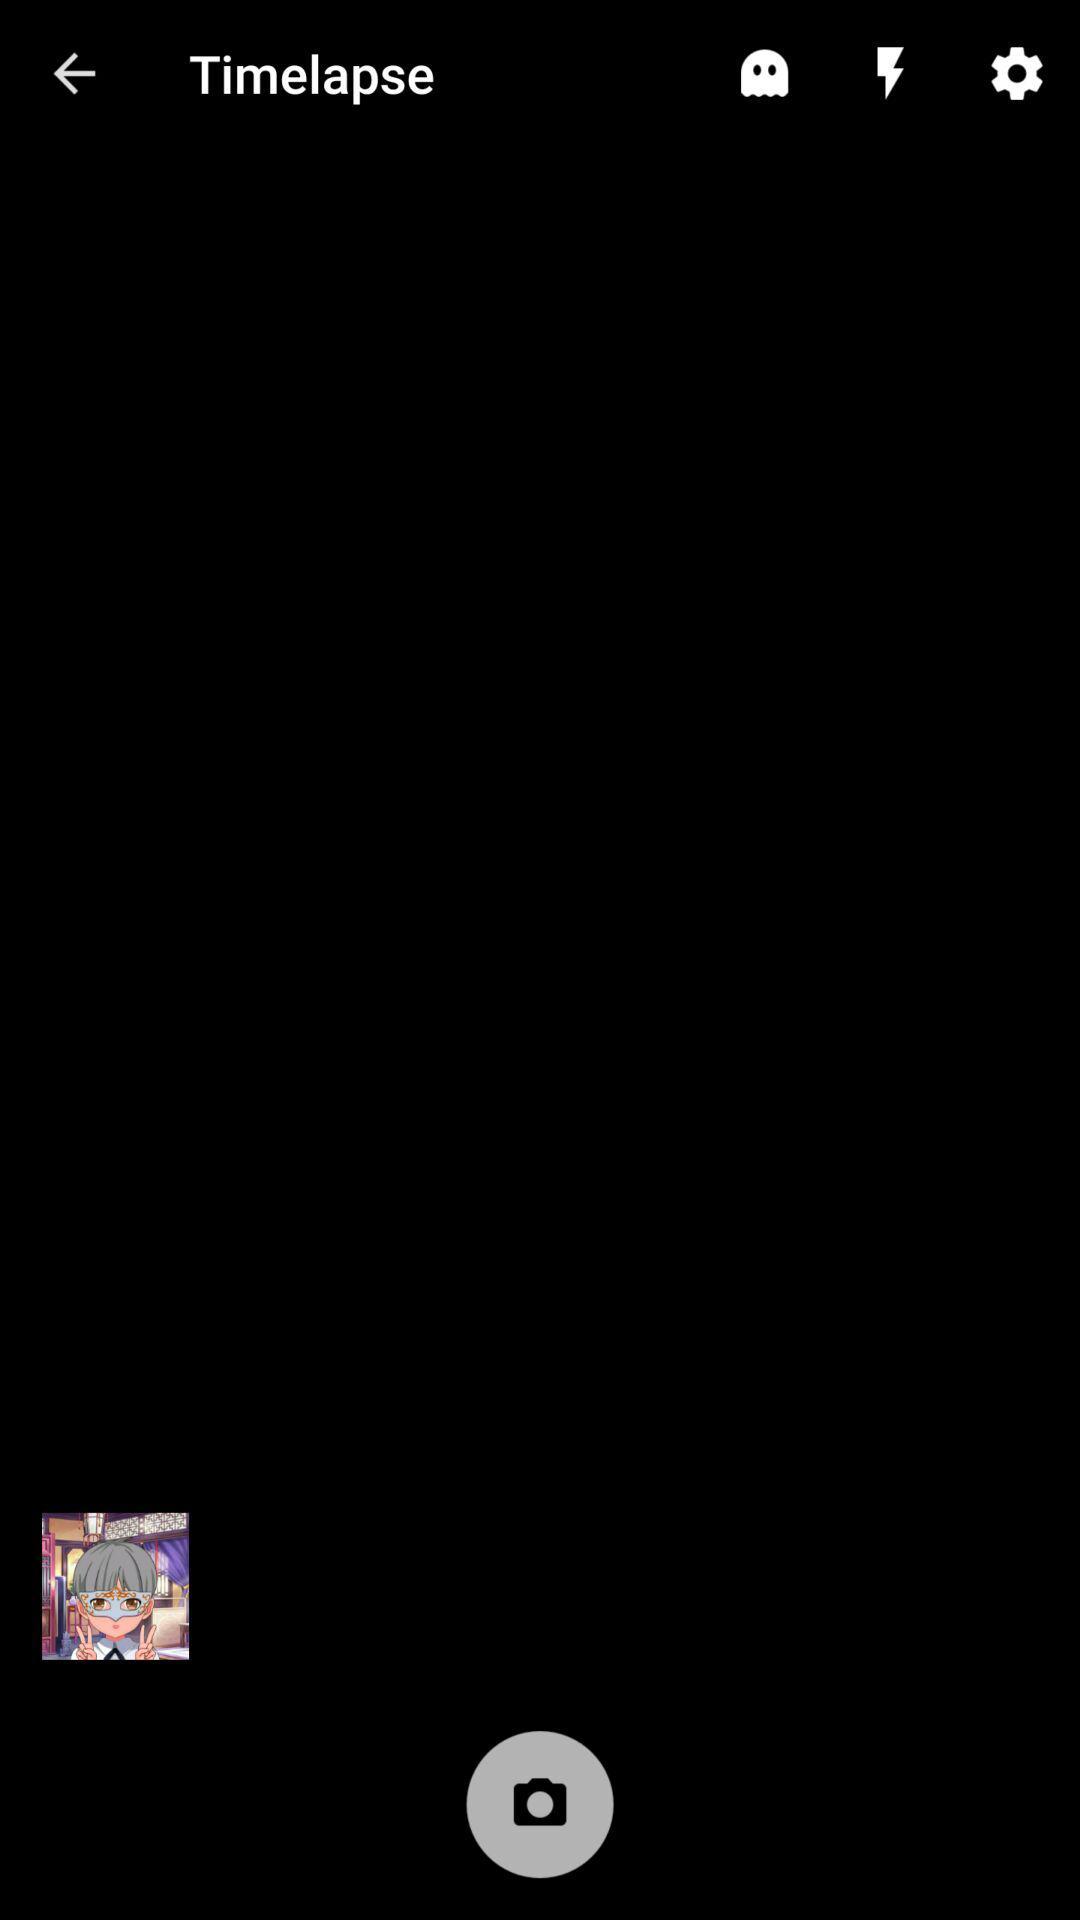 The width and height of the screenshot is (1080, 1920). Describe the element at coordinates (540, 1814) in the screenshot. I see `icon at the bottom` at that location.